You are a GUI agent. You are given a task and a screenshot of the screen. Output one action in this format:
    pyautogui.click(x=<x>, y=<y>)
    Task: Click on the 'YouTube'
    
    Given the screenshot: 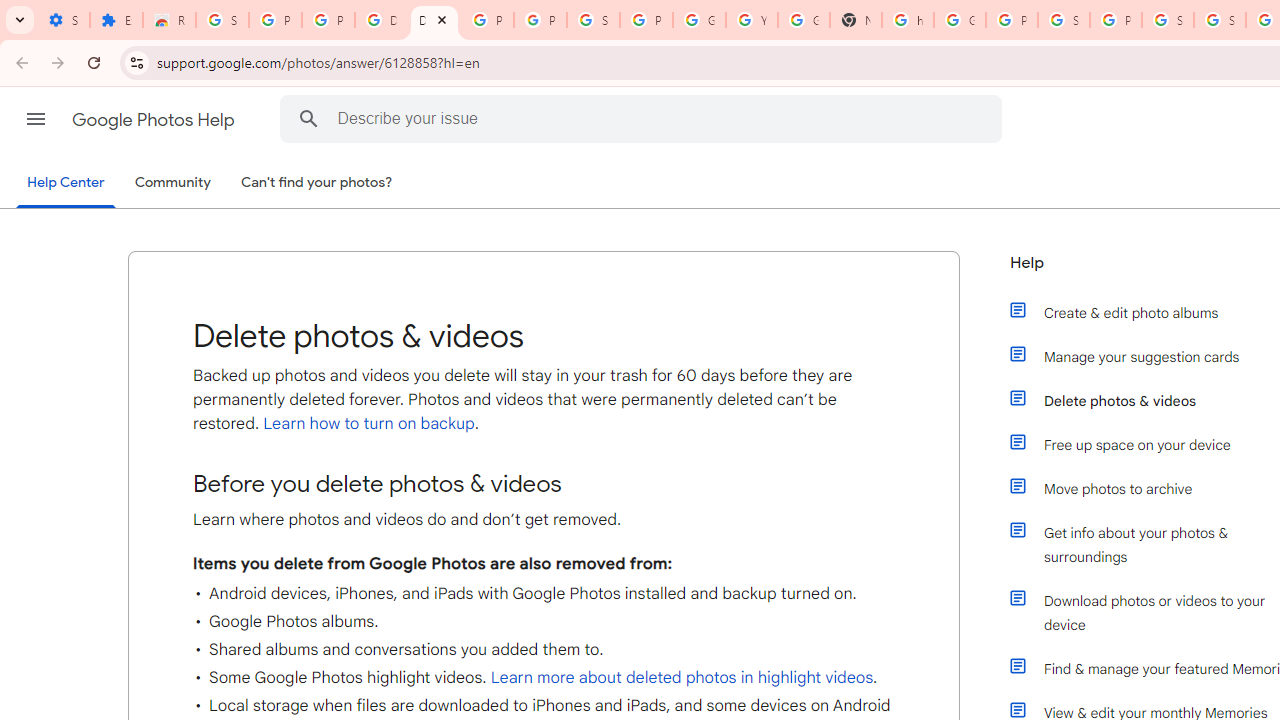 What is the action you would take?
    pyautogui.click(x=751, y=20)
    